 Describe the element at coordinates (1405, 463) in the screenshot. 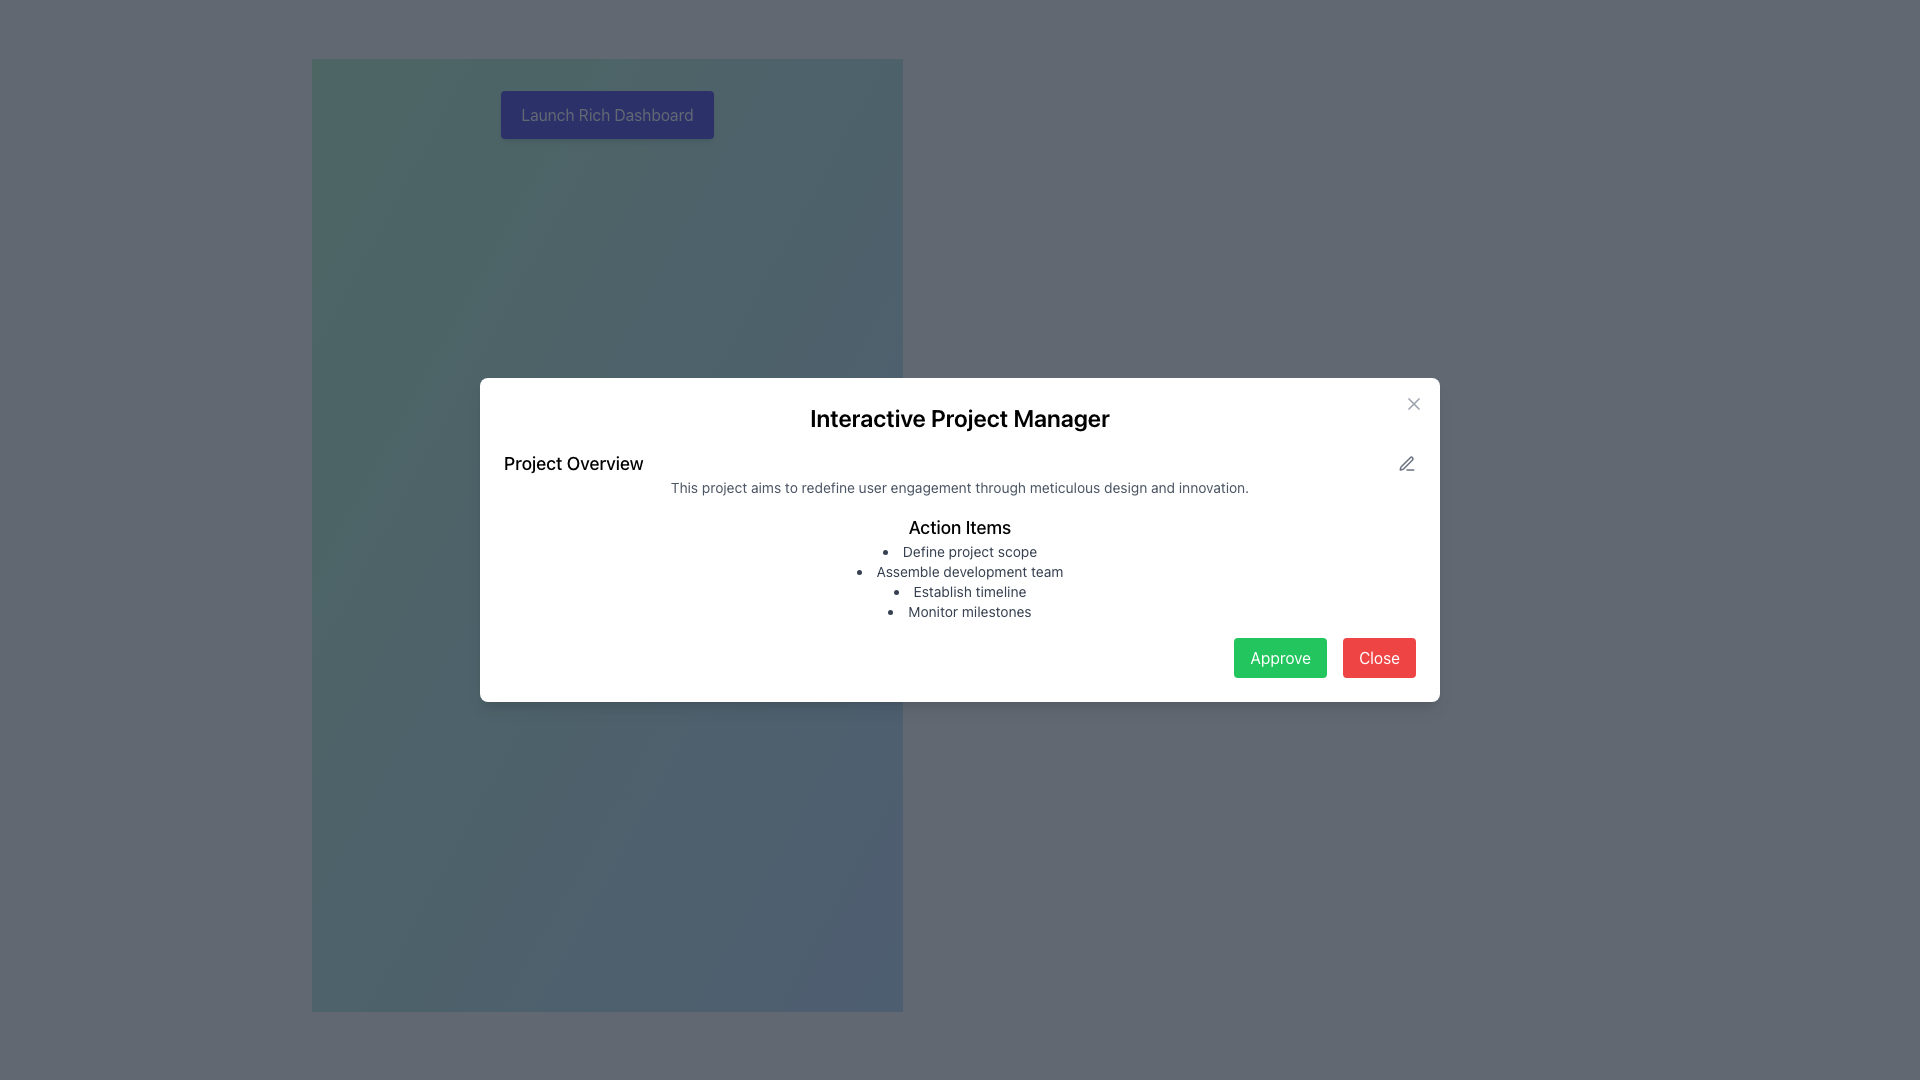

I see `the edit action icon button located in the top-right corner of the 'Project Overview' modal` at that location.